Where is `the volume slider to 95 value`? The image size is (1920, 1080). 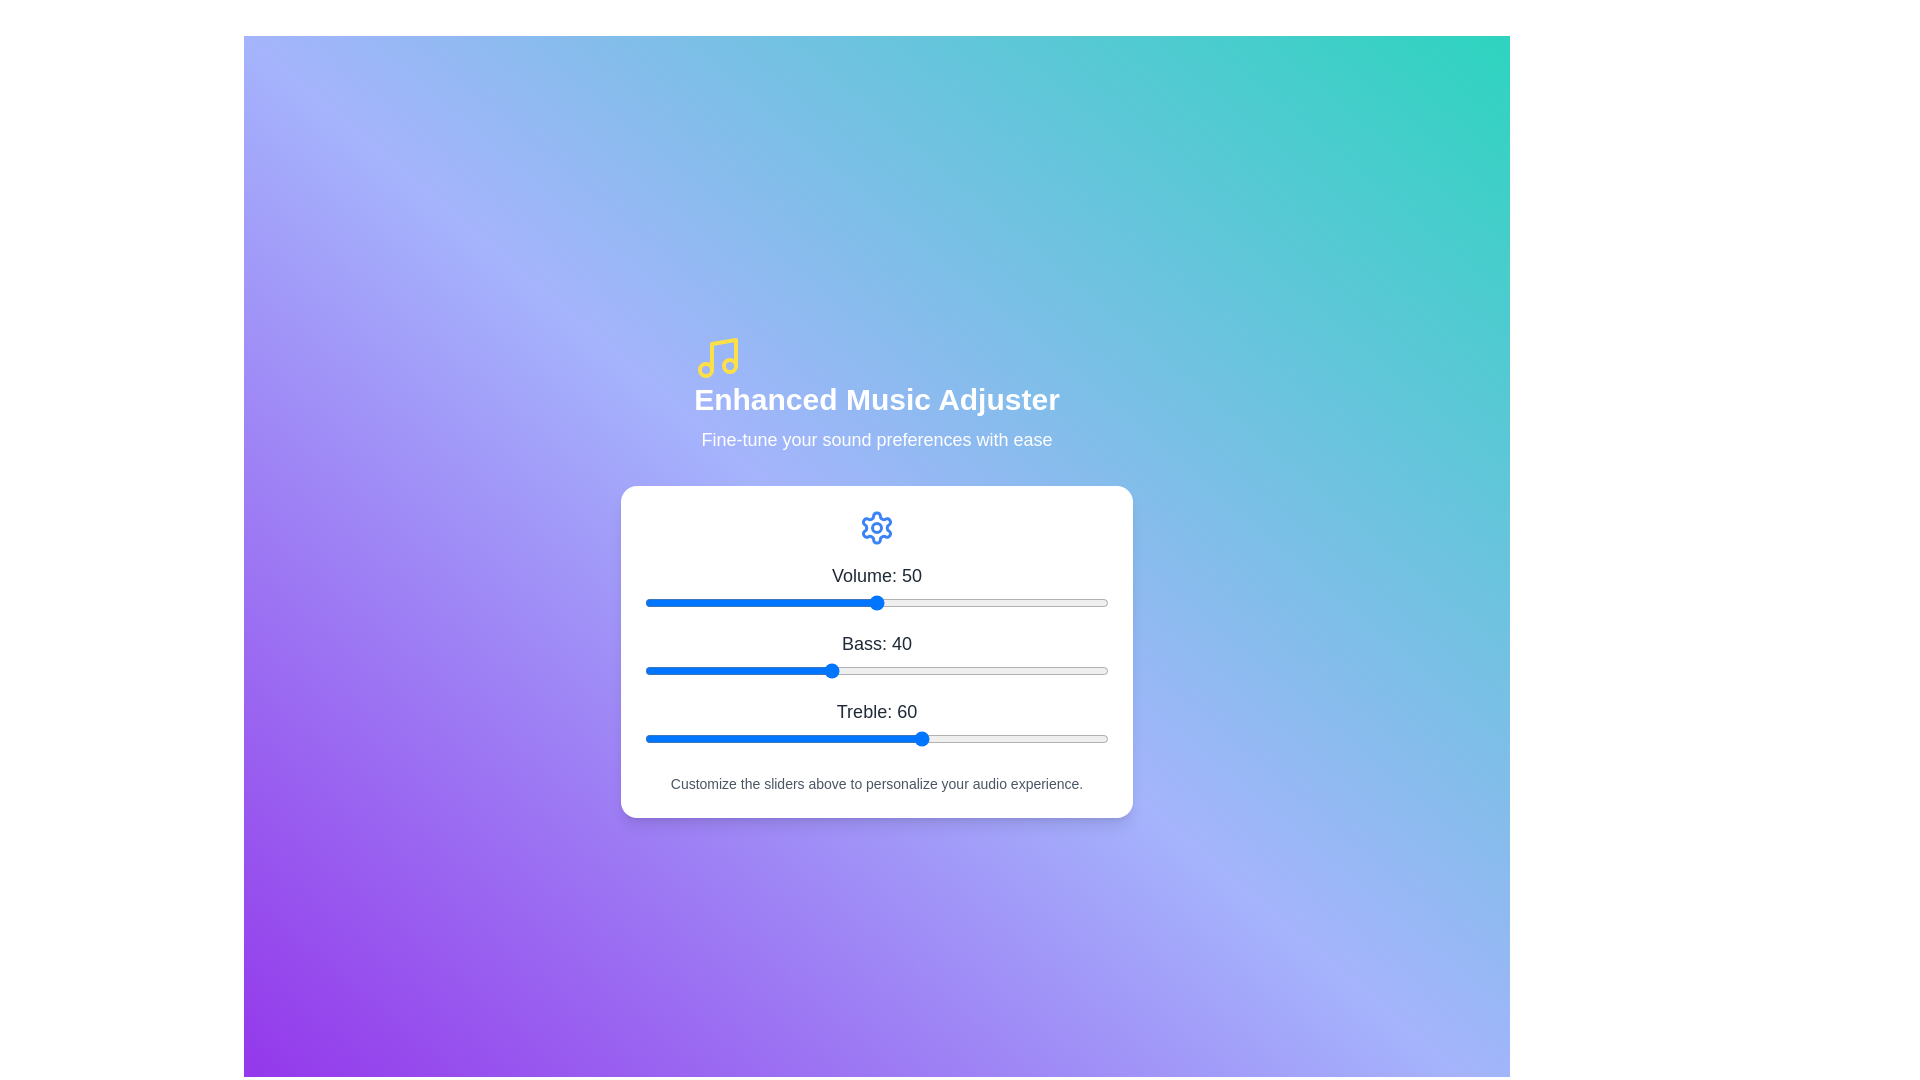
the volume slider to 95 value is located at coordinates (1084, 601).